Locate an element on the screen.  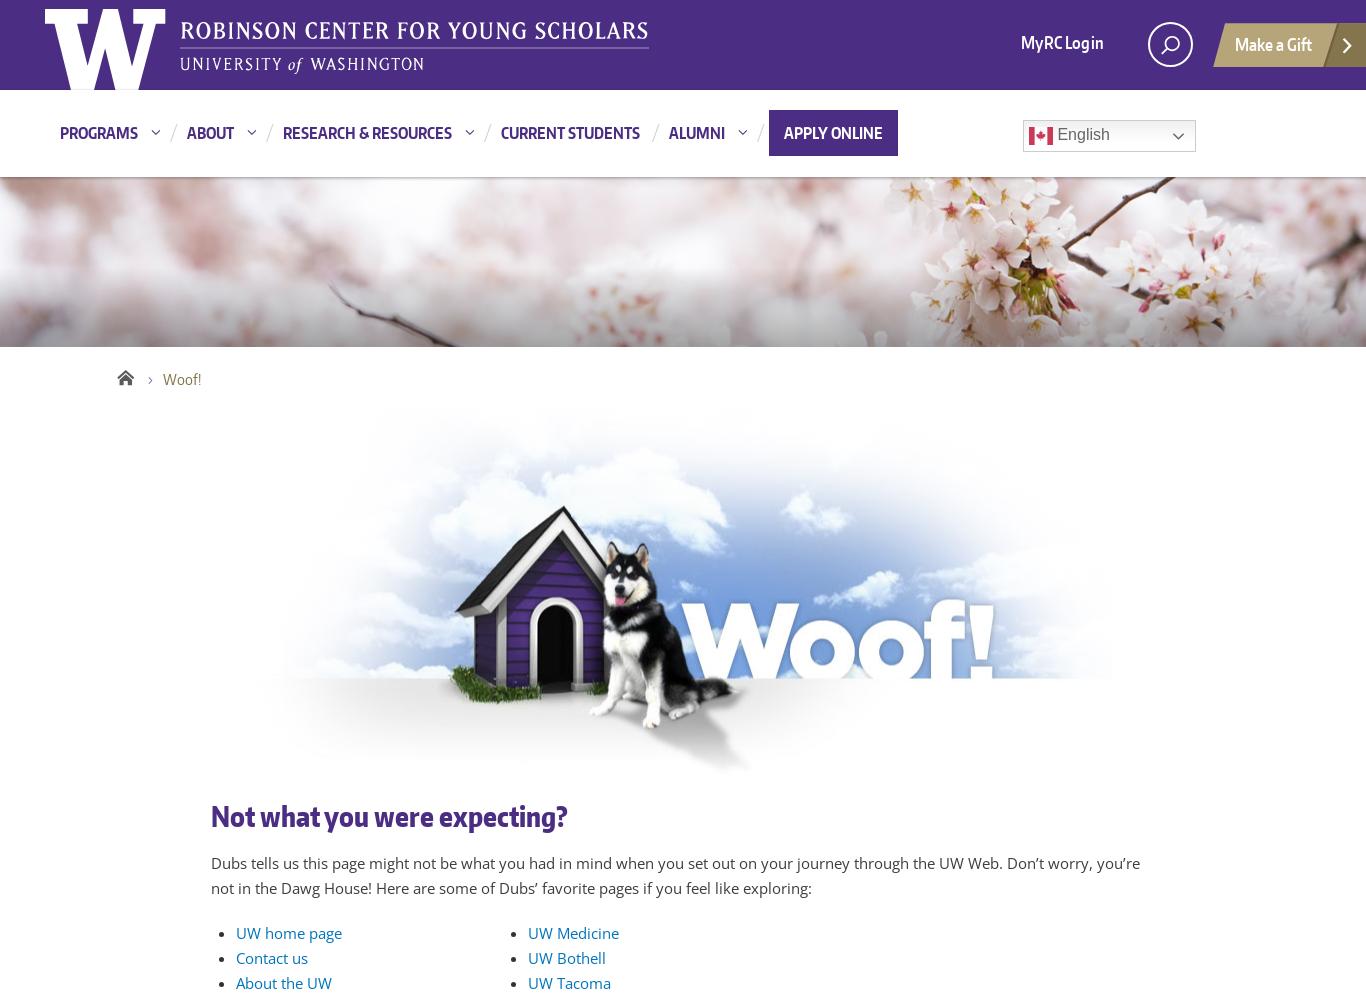
'UW home page' is located at coordinates (287, 933).